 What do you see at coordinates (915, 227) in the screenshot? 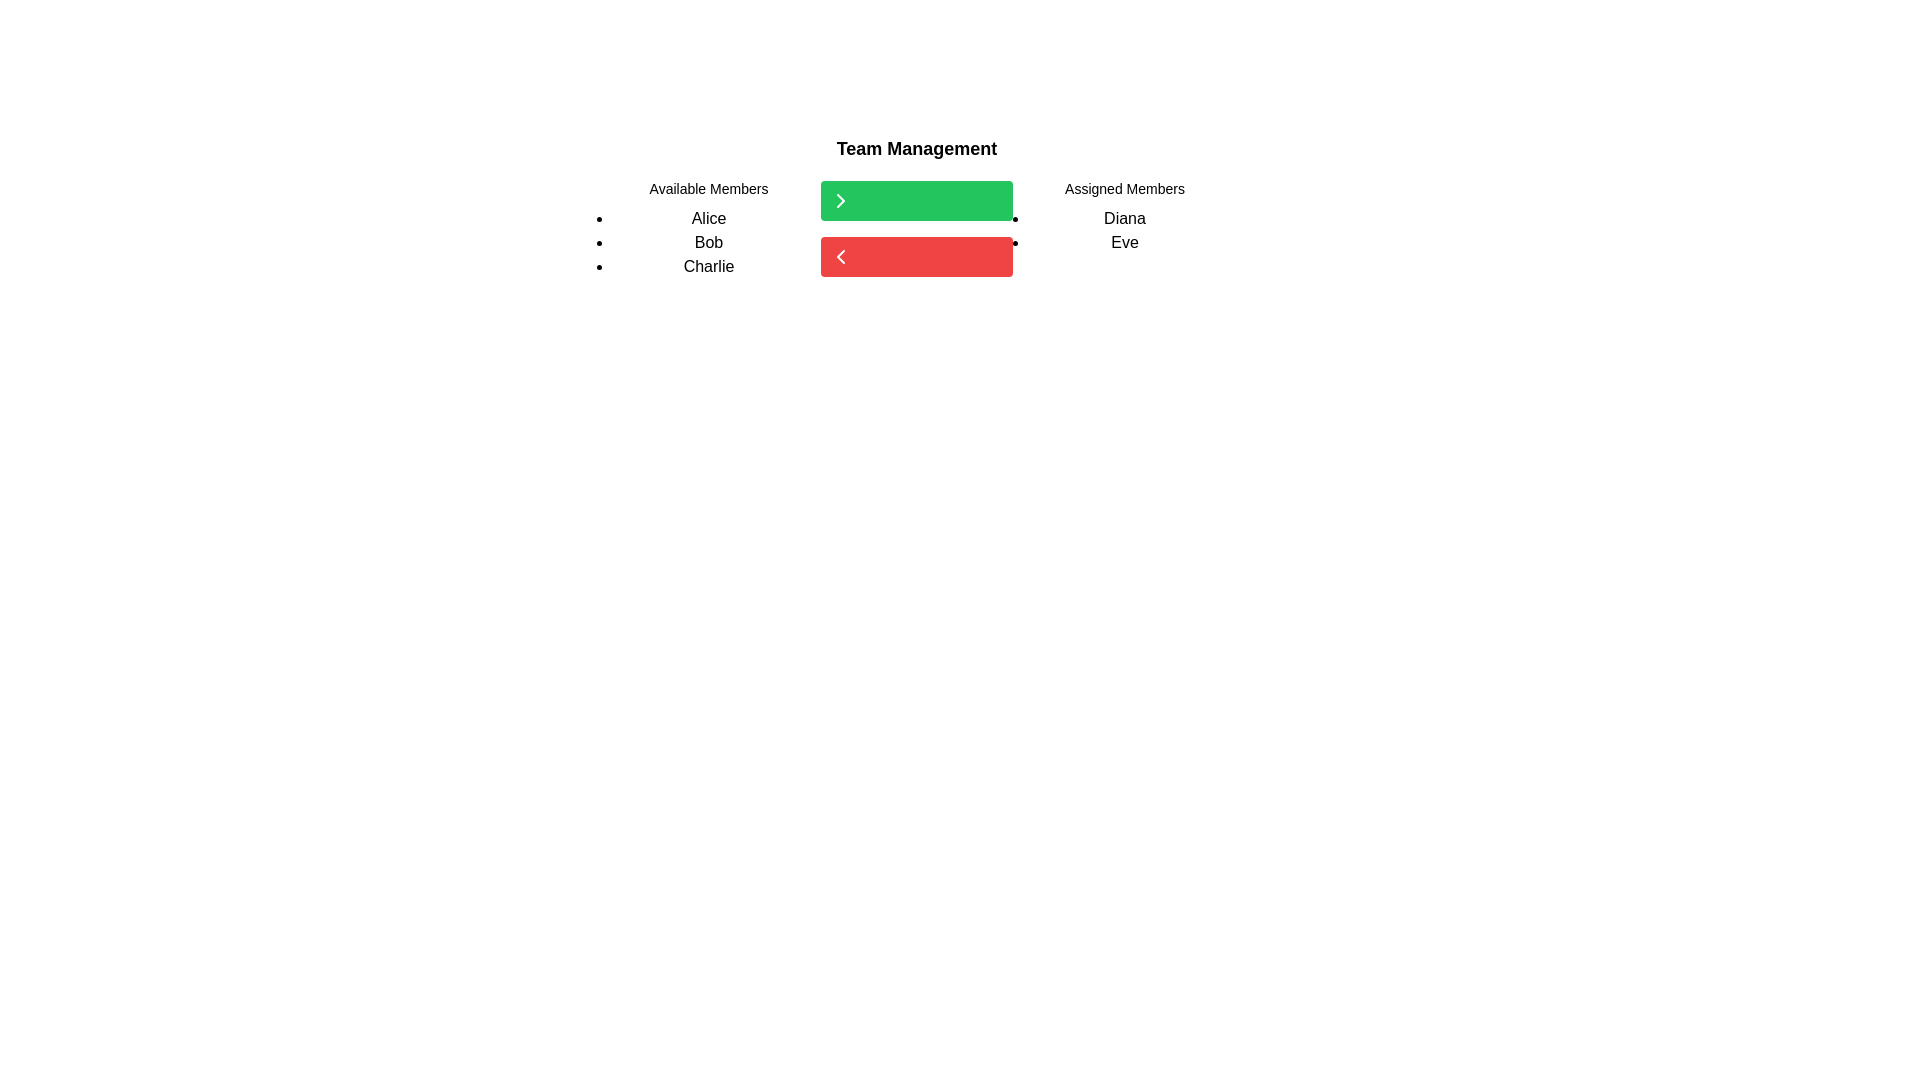
I see `the green button in the 'Team Management' layout to transfer selected items from 'Available Members' to 'Assigned Members'` at bounding box center [915, 227].